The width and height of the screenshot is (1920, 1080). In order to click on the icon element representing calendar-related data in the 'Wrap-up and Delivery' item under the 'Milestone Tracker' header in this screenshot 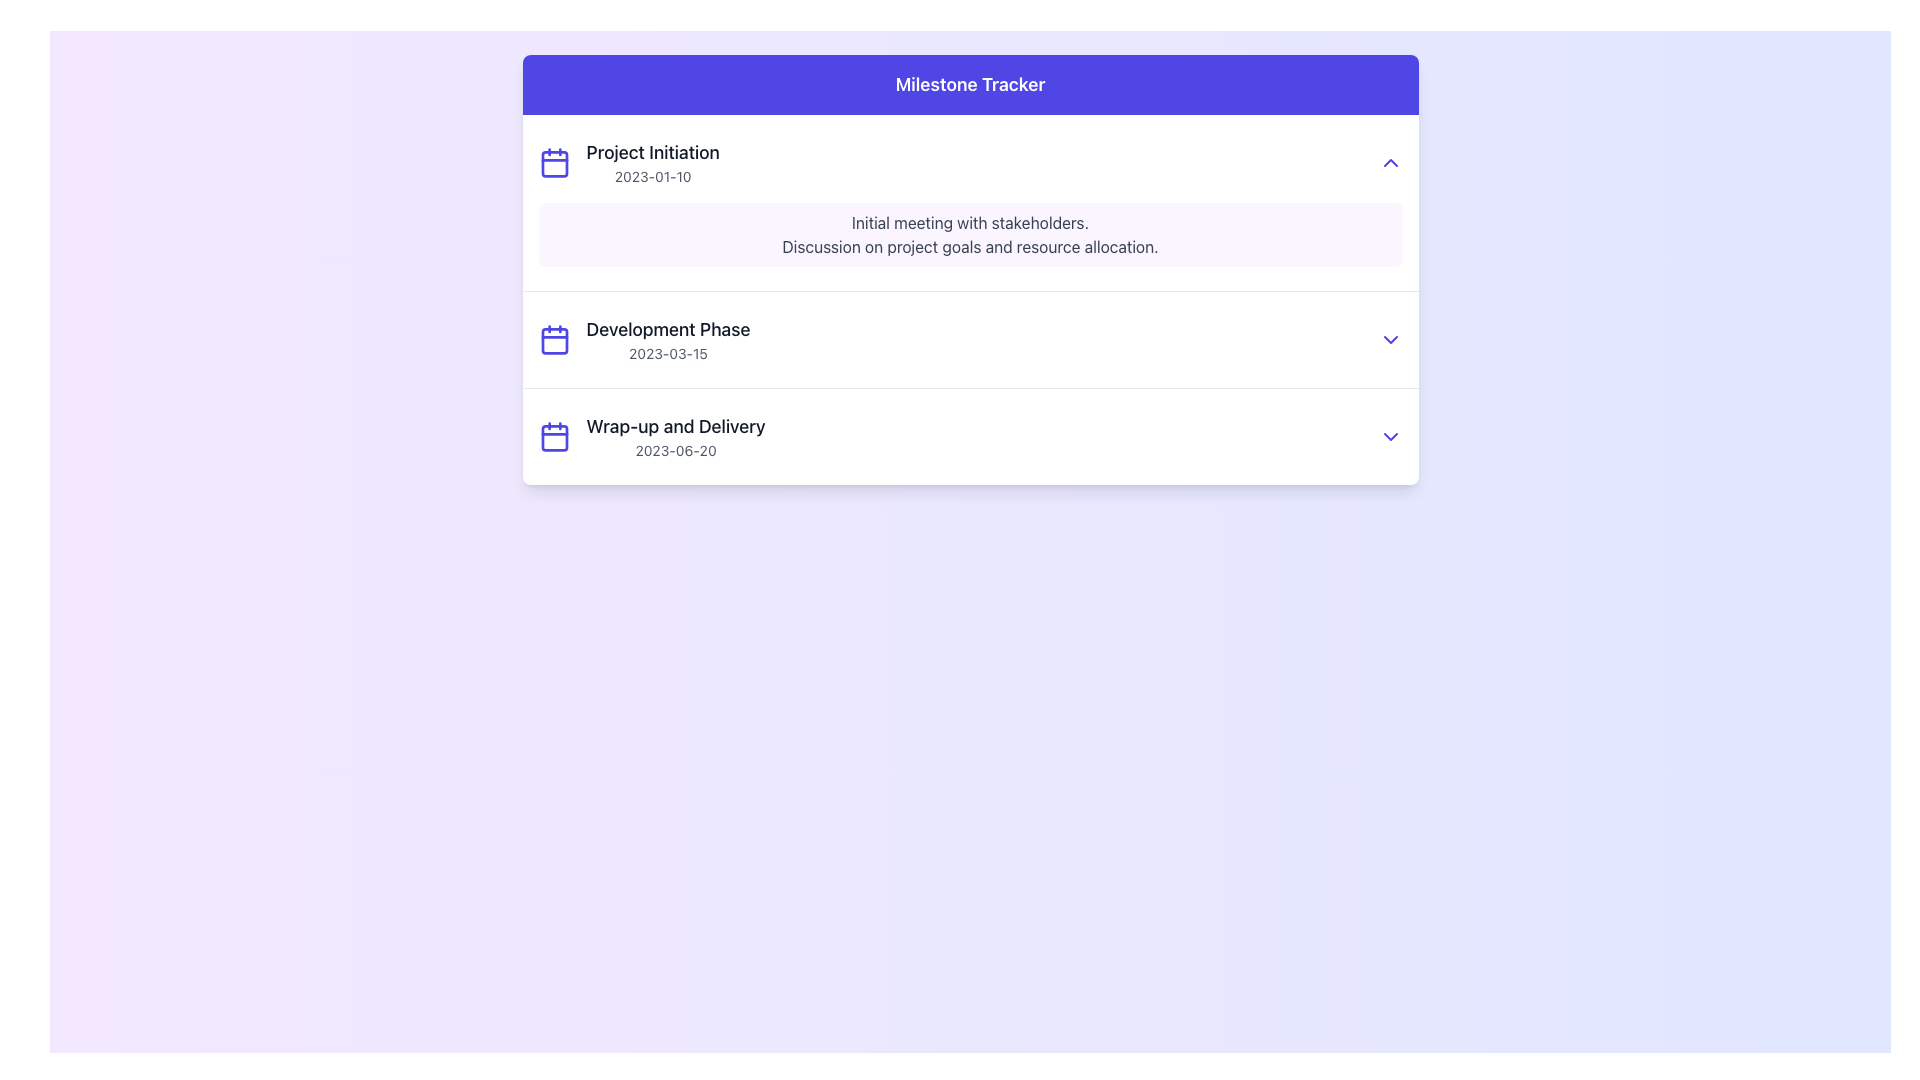, I will do `click(554, 435)`.